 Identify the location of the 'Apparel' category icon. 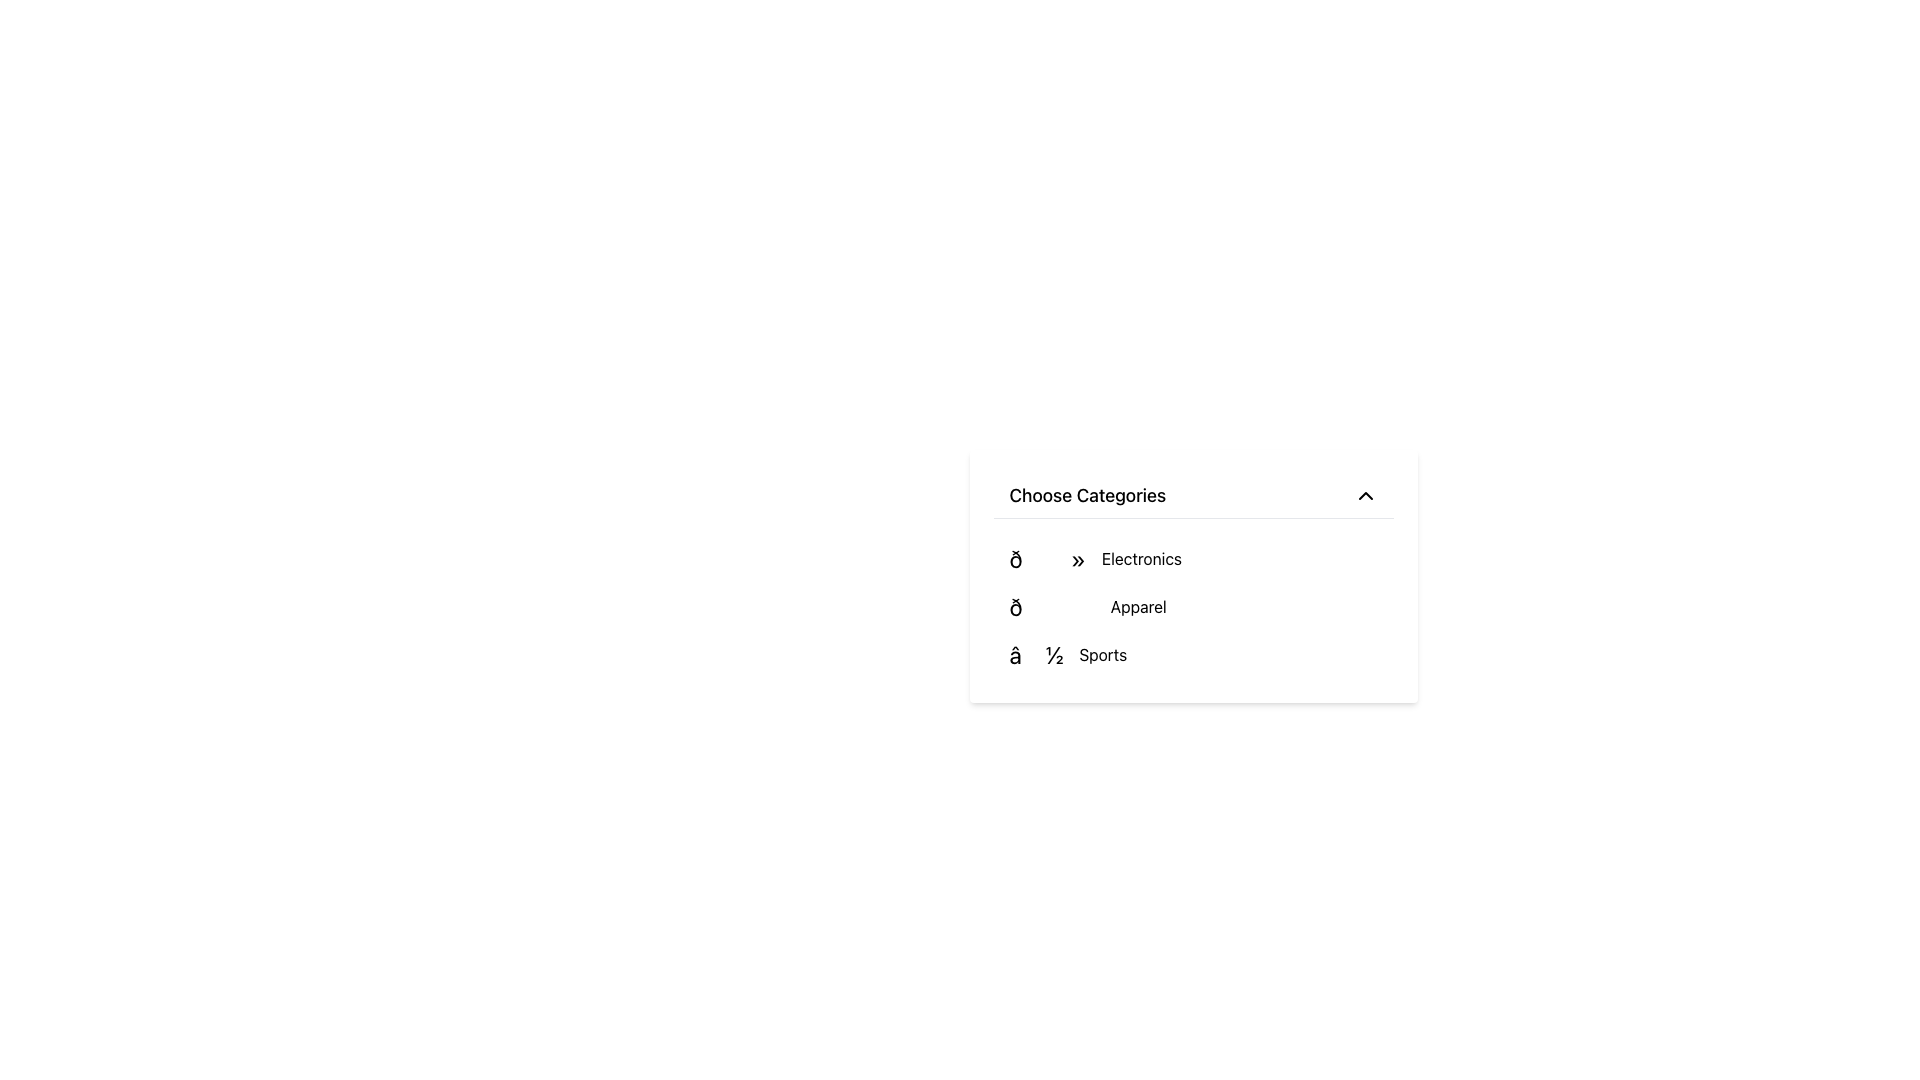
(1051, 605).